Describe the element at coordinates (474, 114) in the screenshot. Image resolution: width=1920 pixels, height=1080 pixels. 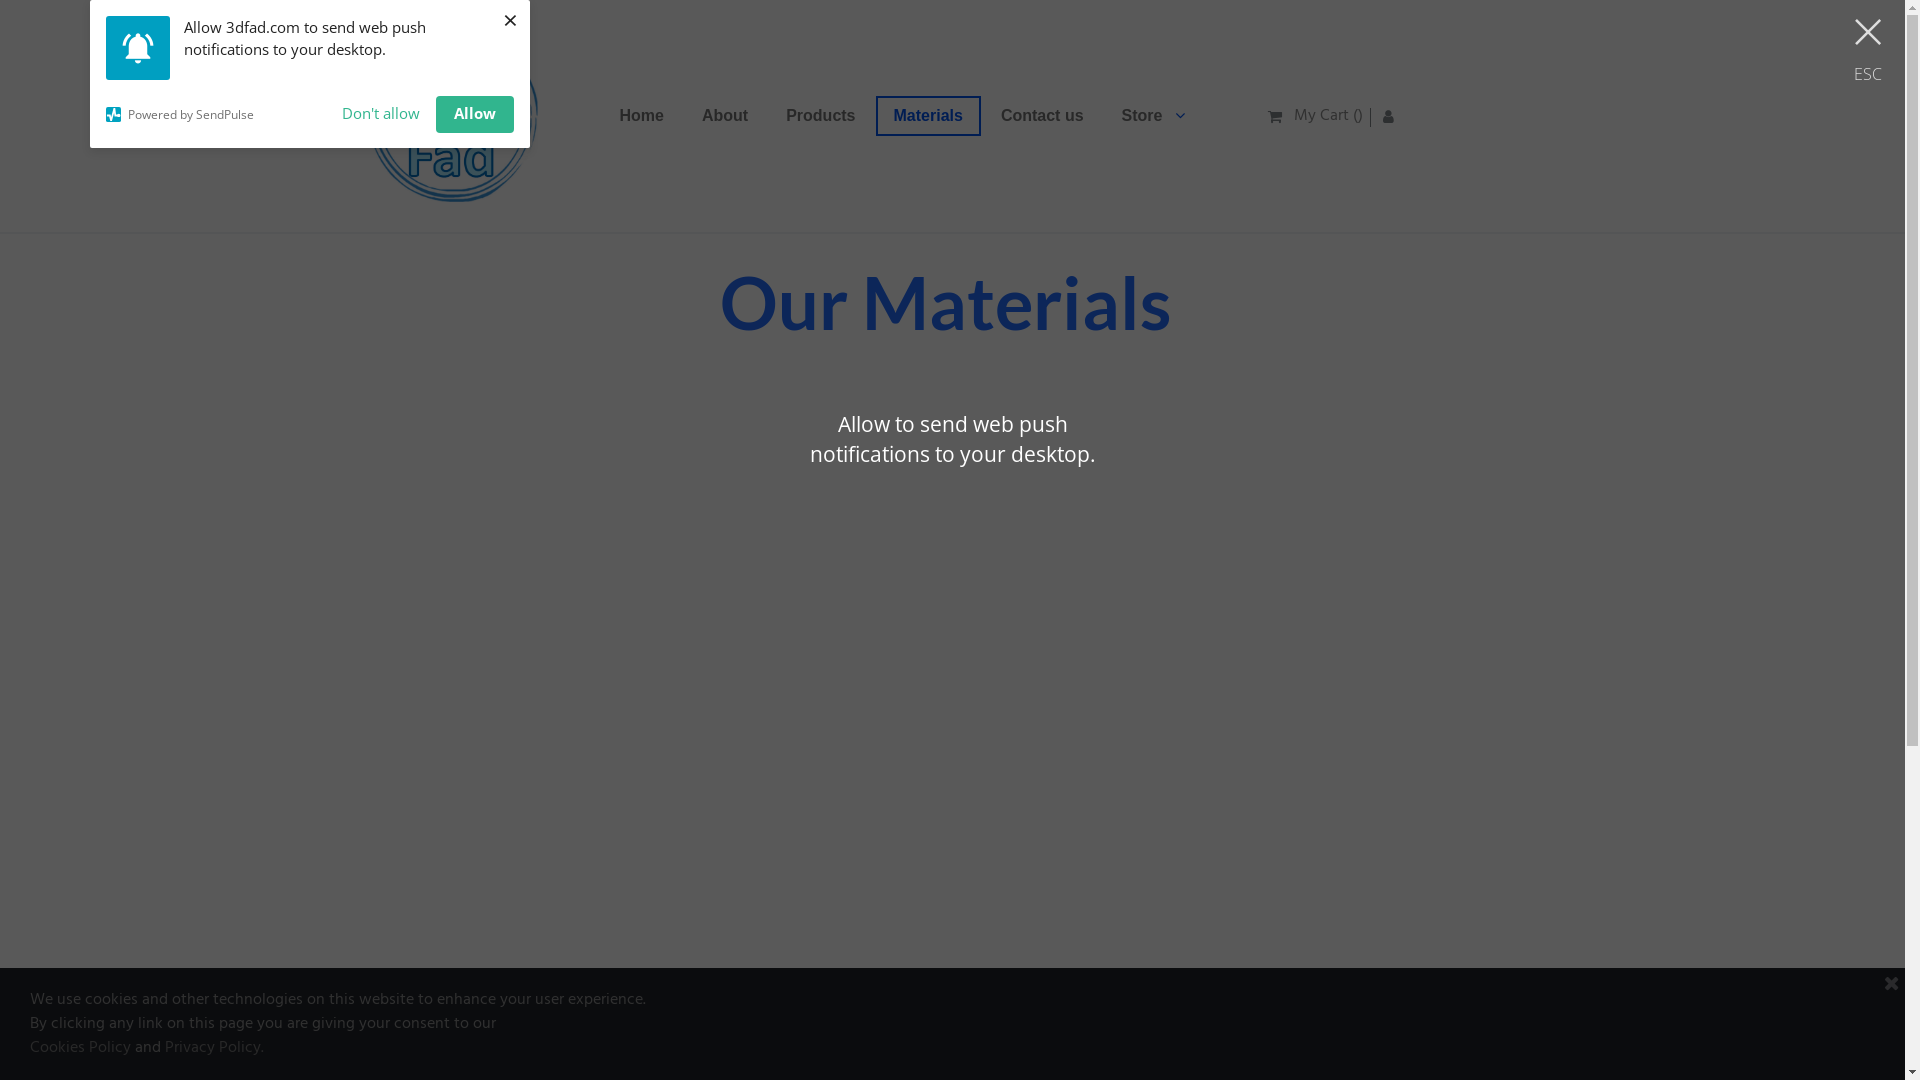
I see `'Allow'` at that location.